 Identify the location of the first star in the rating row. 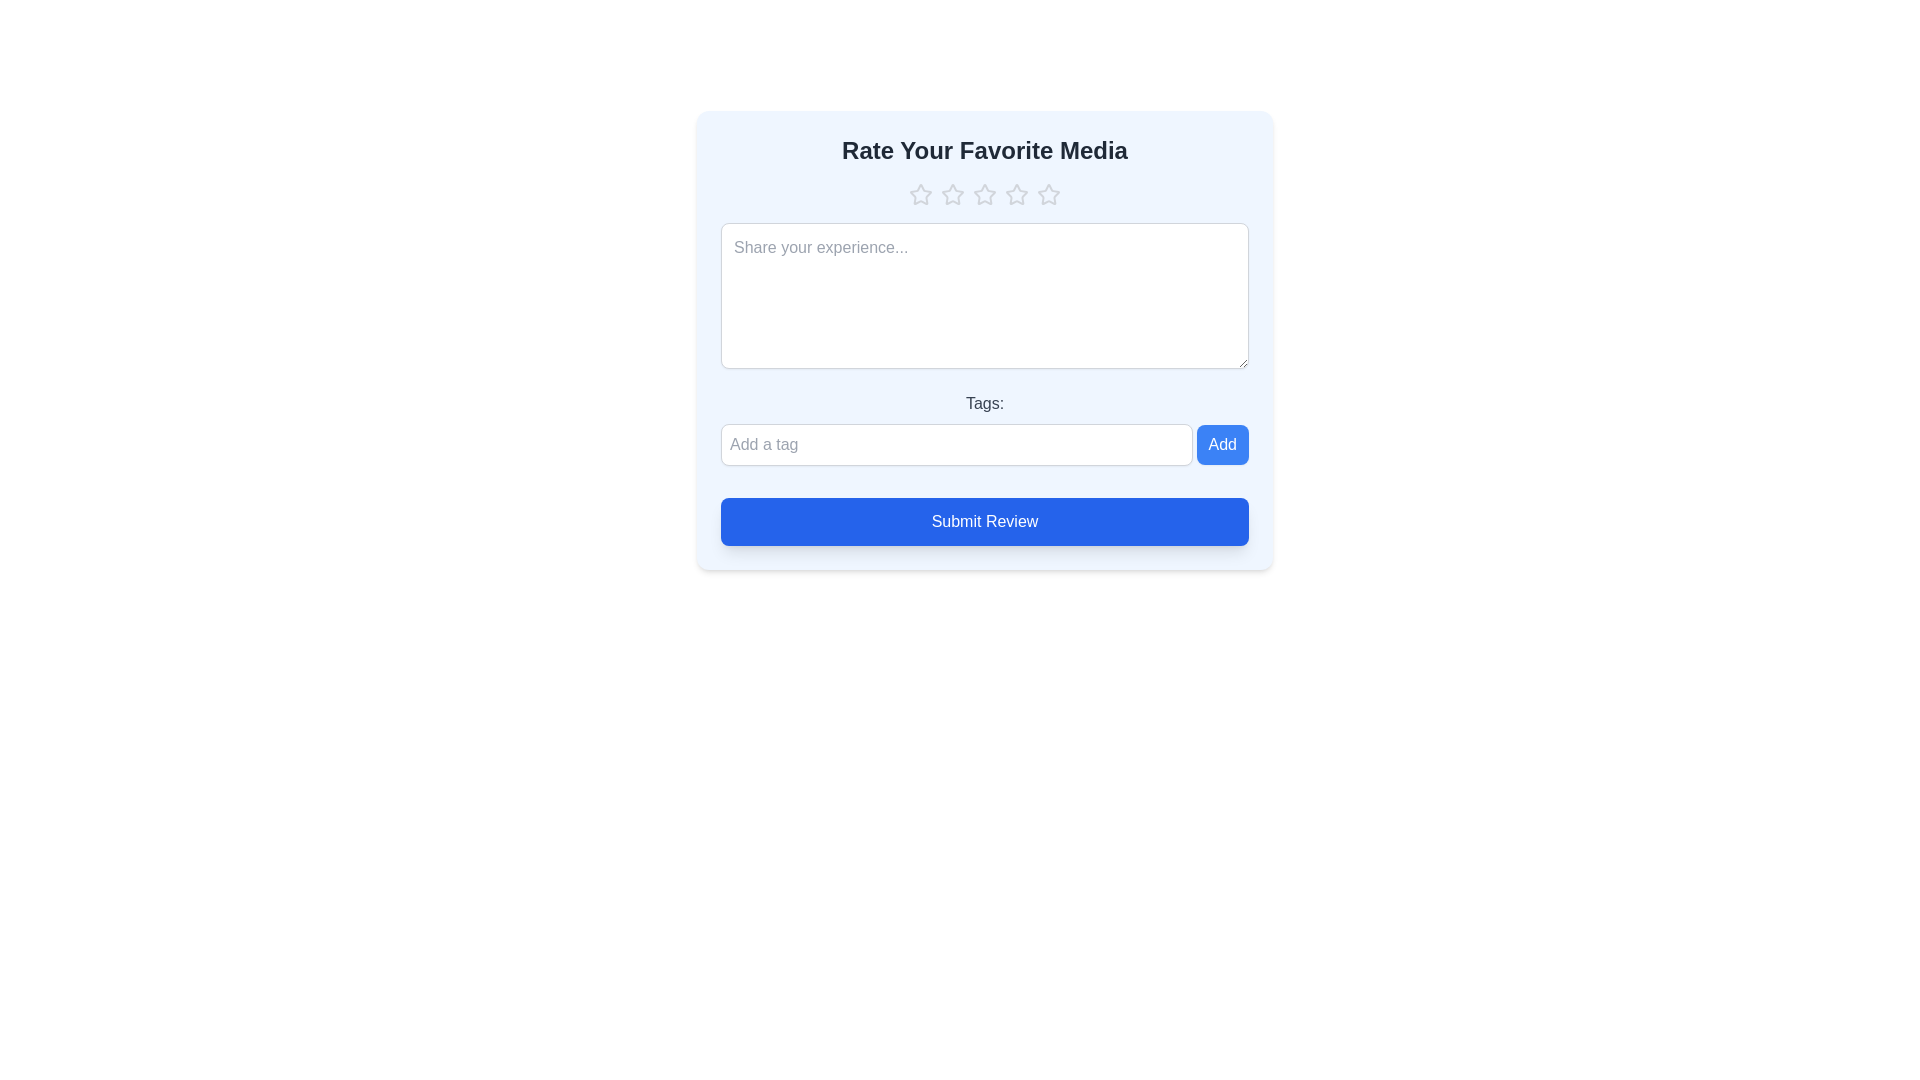
(920, 195).